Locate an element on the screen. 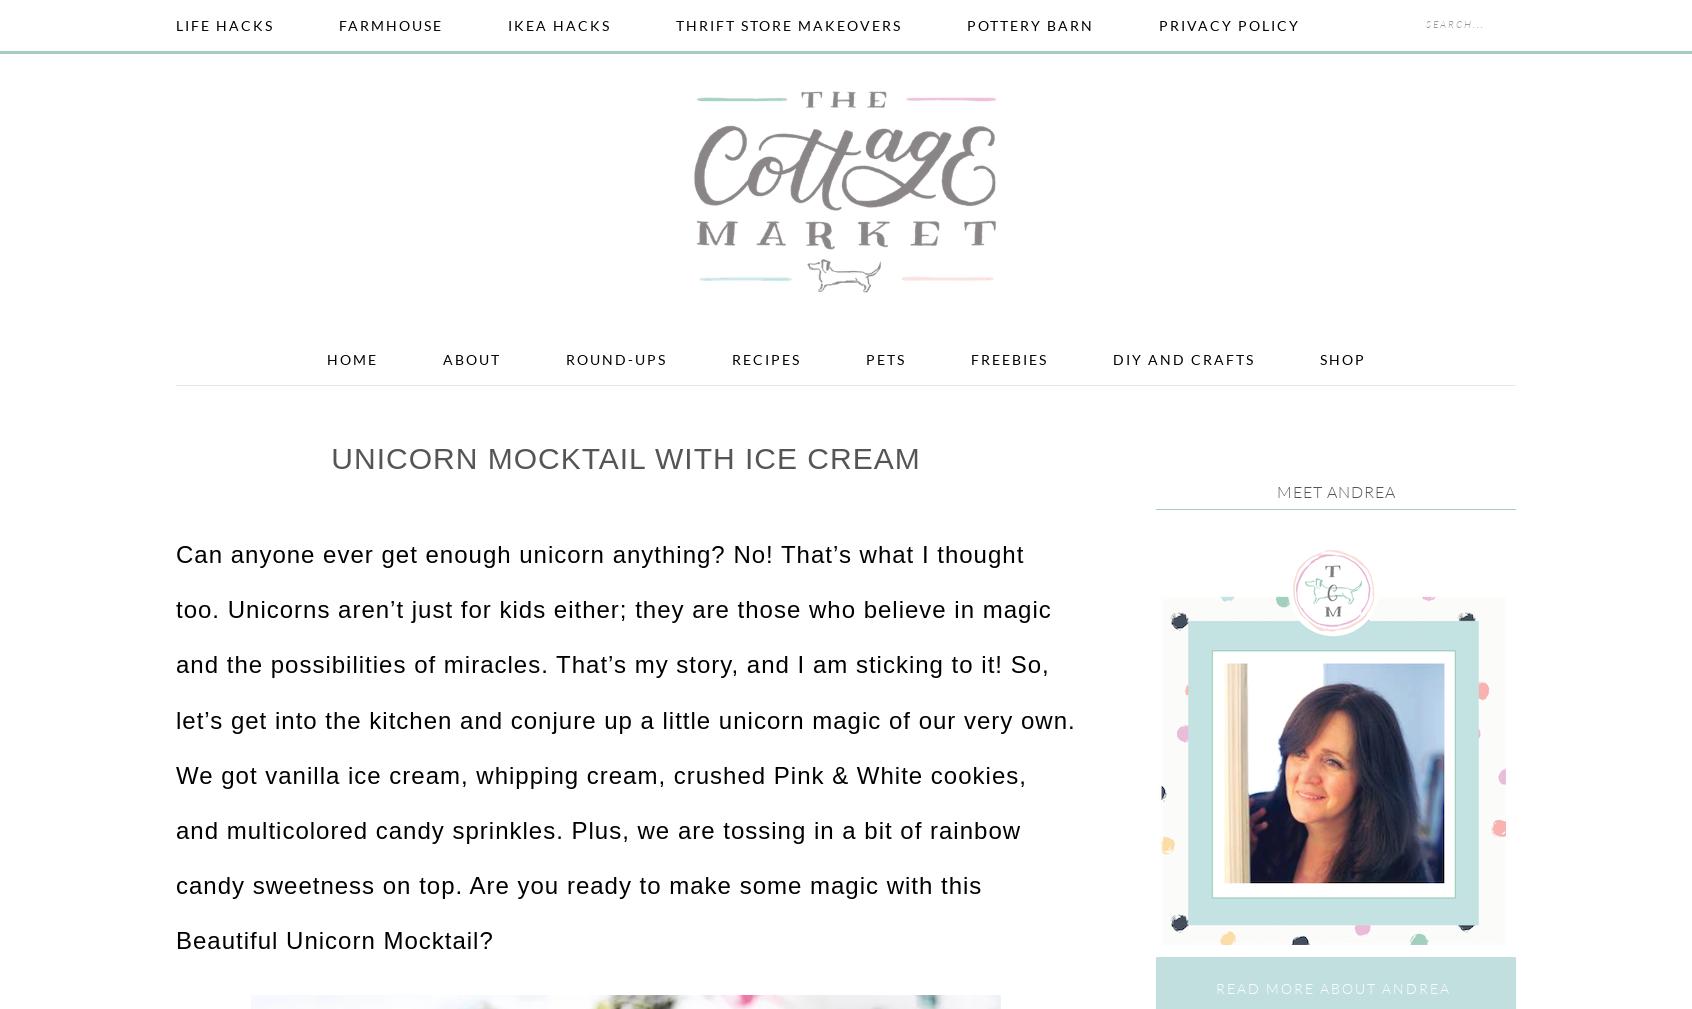  'Shop' is located at coordinates (1318, 358).